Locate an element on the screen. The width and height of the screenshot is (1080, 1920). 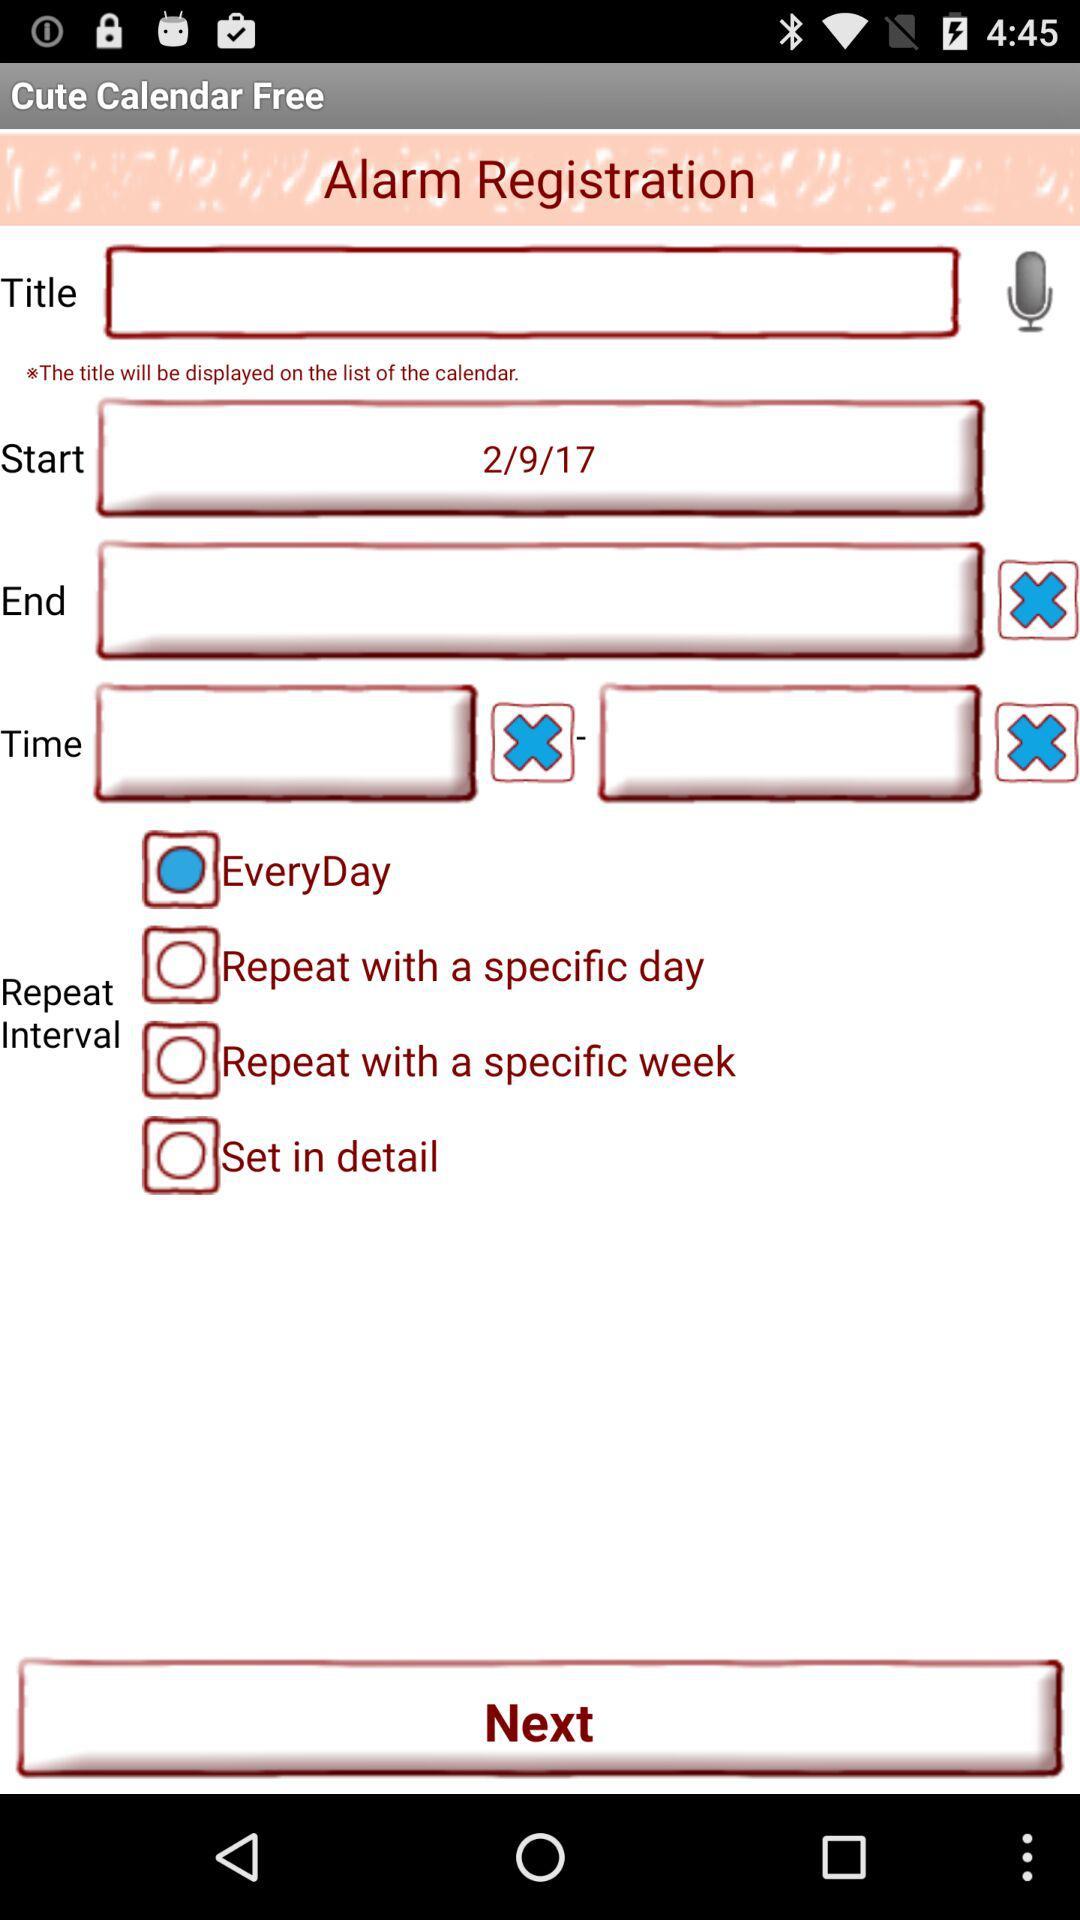
microphone enabled is located at coordinates (1029, 290).